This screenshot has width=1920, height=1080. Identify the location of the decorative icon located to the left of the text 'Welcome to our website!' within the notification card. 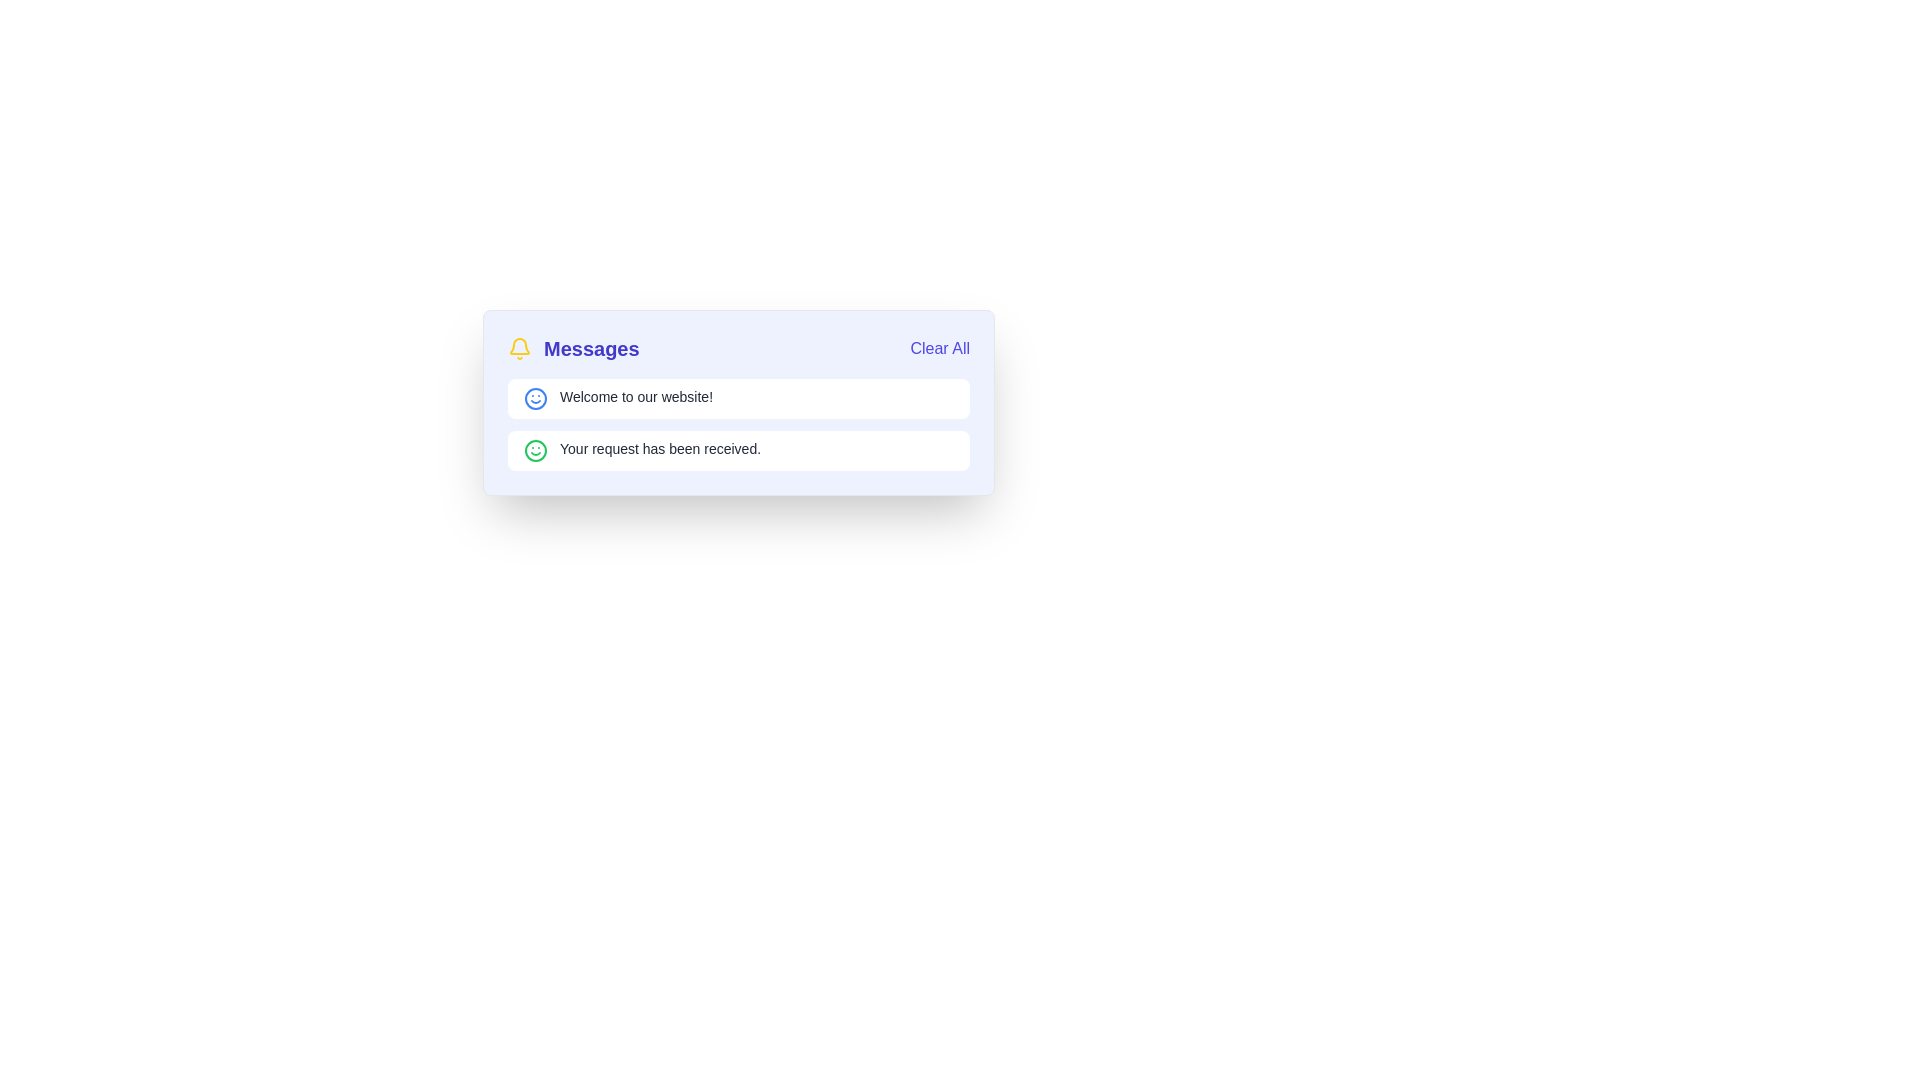
(536, 398).